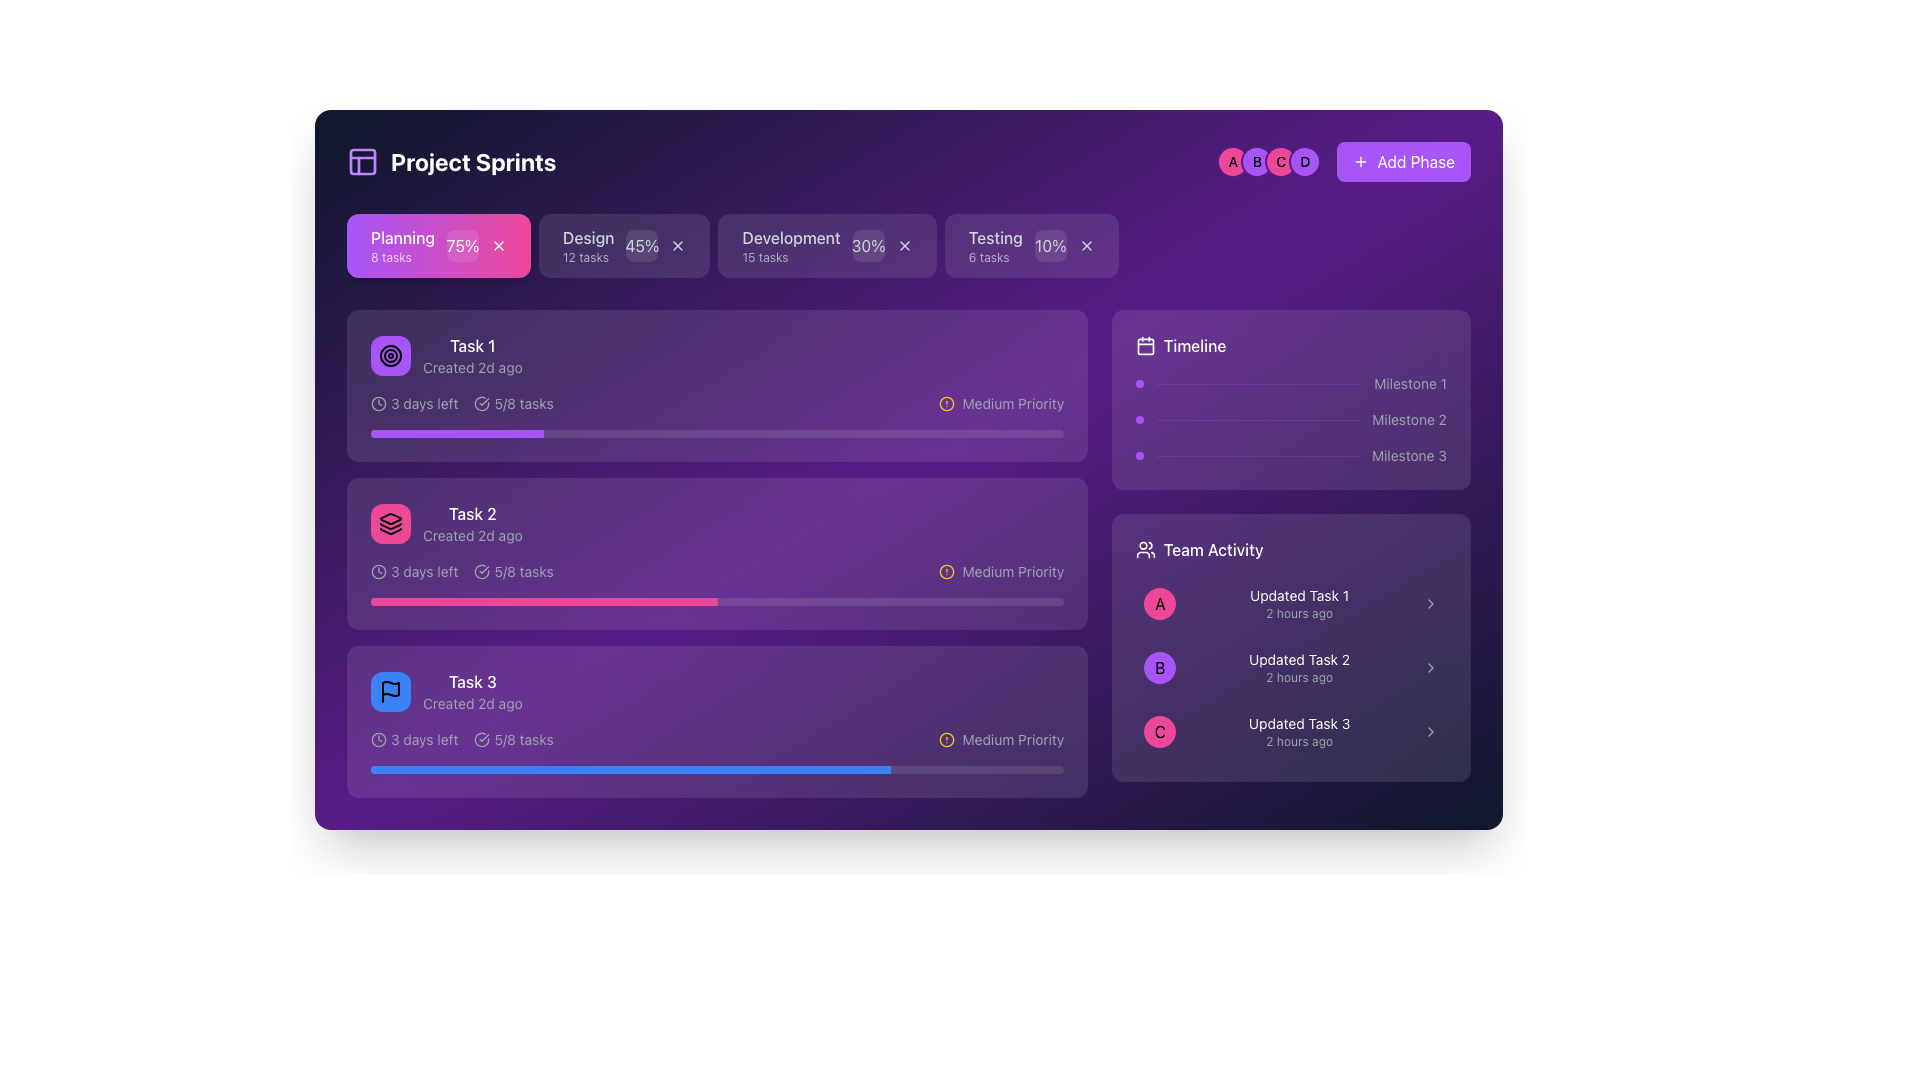 The width and height of the screenshot is (1920, 1080). I want to click on the small cross (X) shaped icon located at the far right of the 'Development' section, which changes color to red on hover, so click(903, 245).